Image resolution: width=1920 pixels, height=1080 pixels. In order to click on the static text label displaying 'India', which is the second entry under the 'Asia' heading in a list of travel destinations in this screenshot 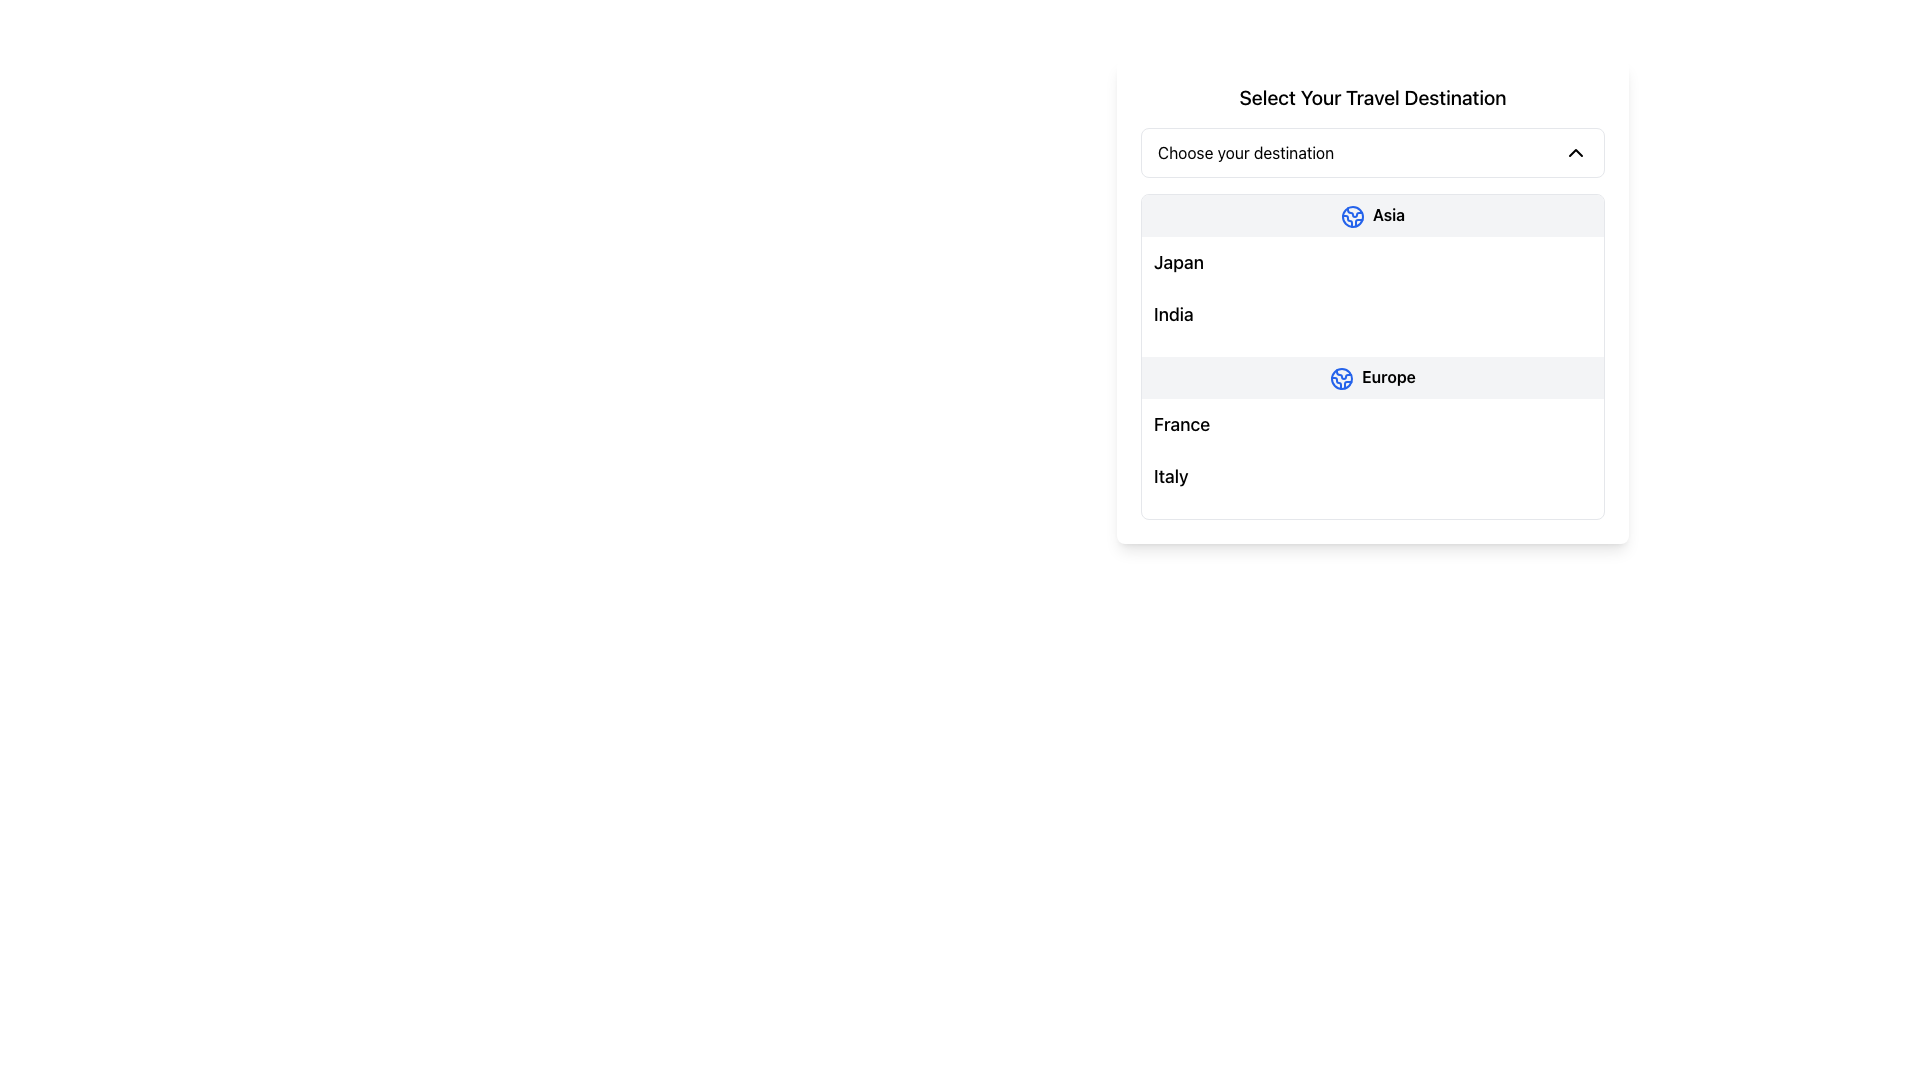, I will do `click(1173, 314)`.